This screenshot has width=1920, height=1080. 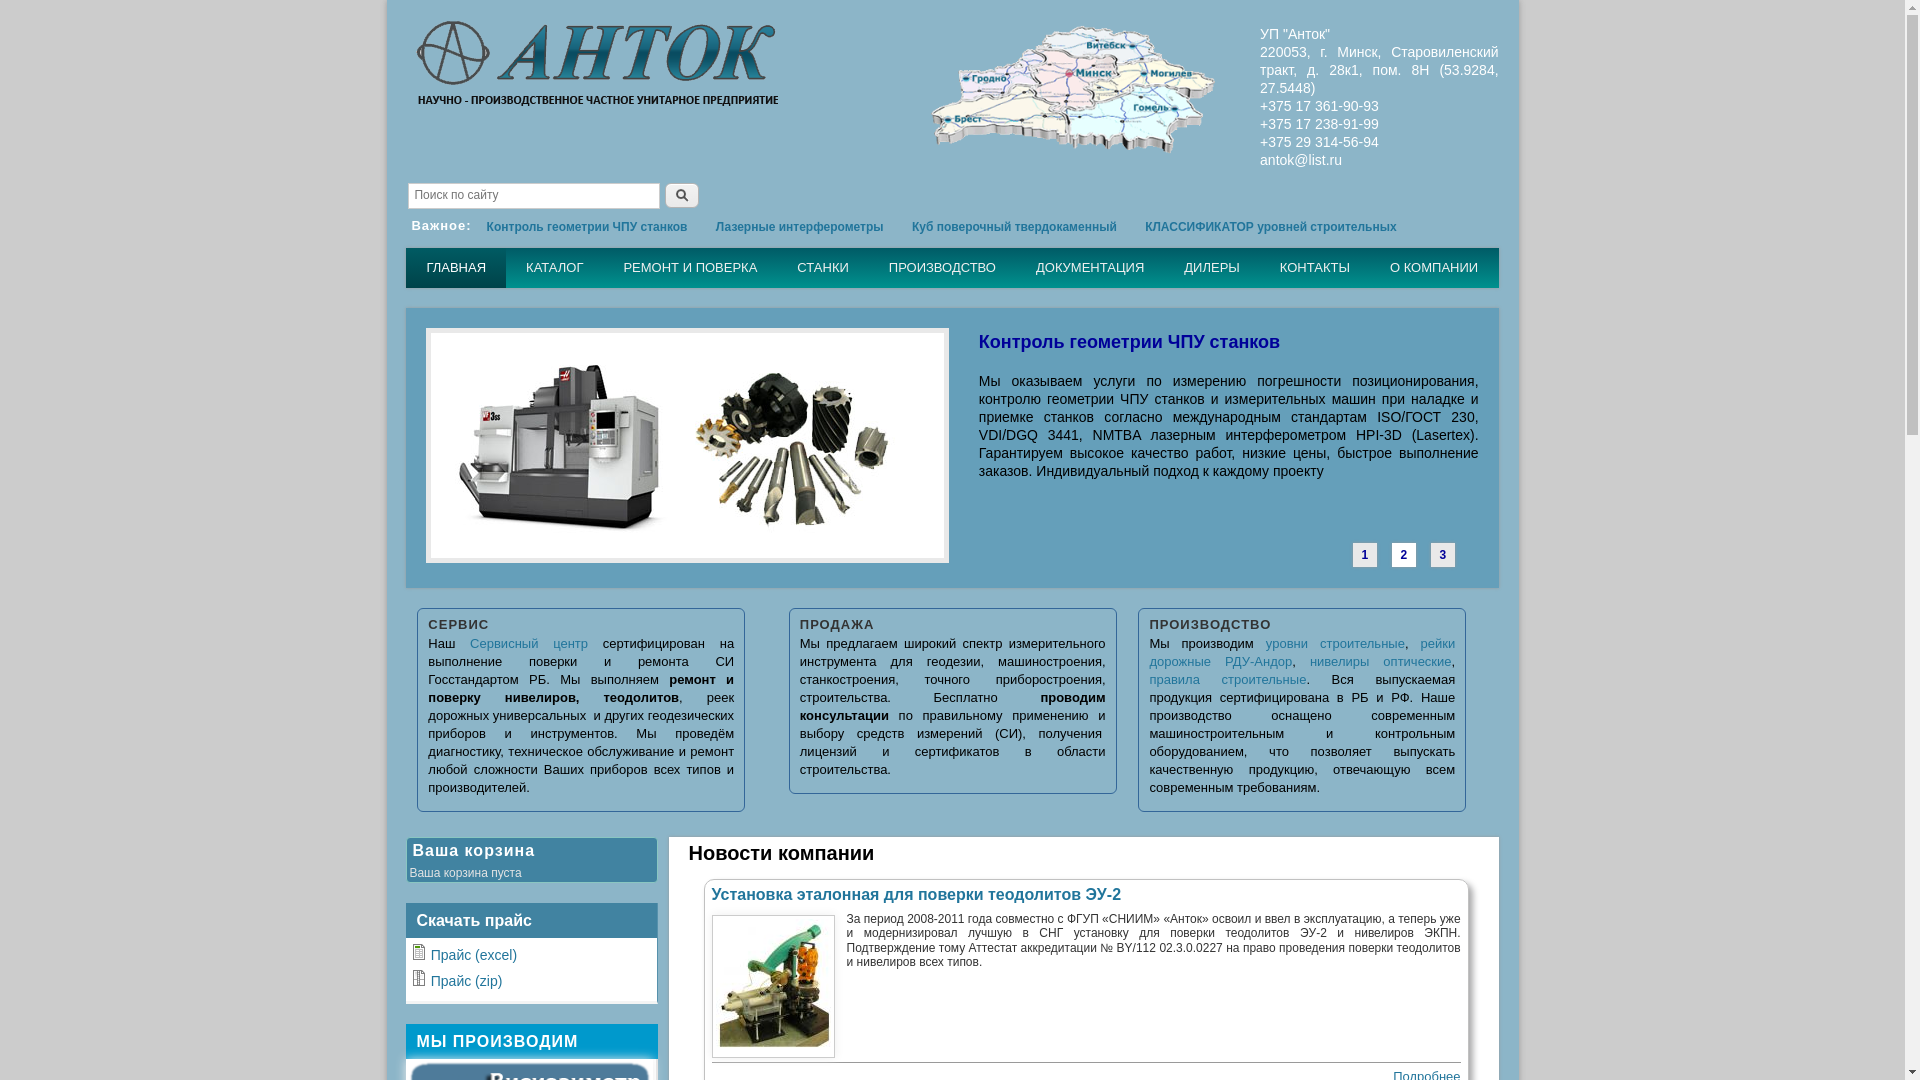 I want to click on 'application/zip', so click(x=410, y=977).